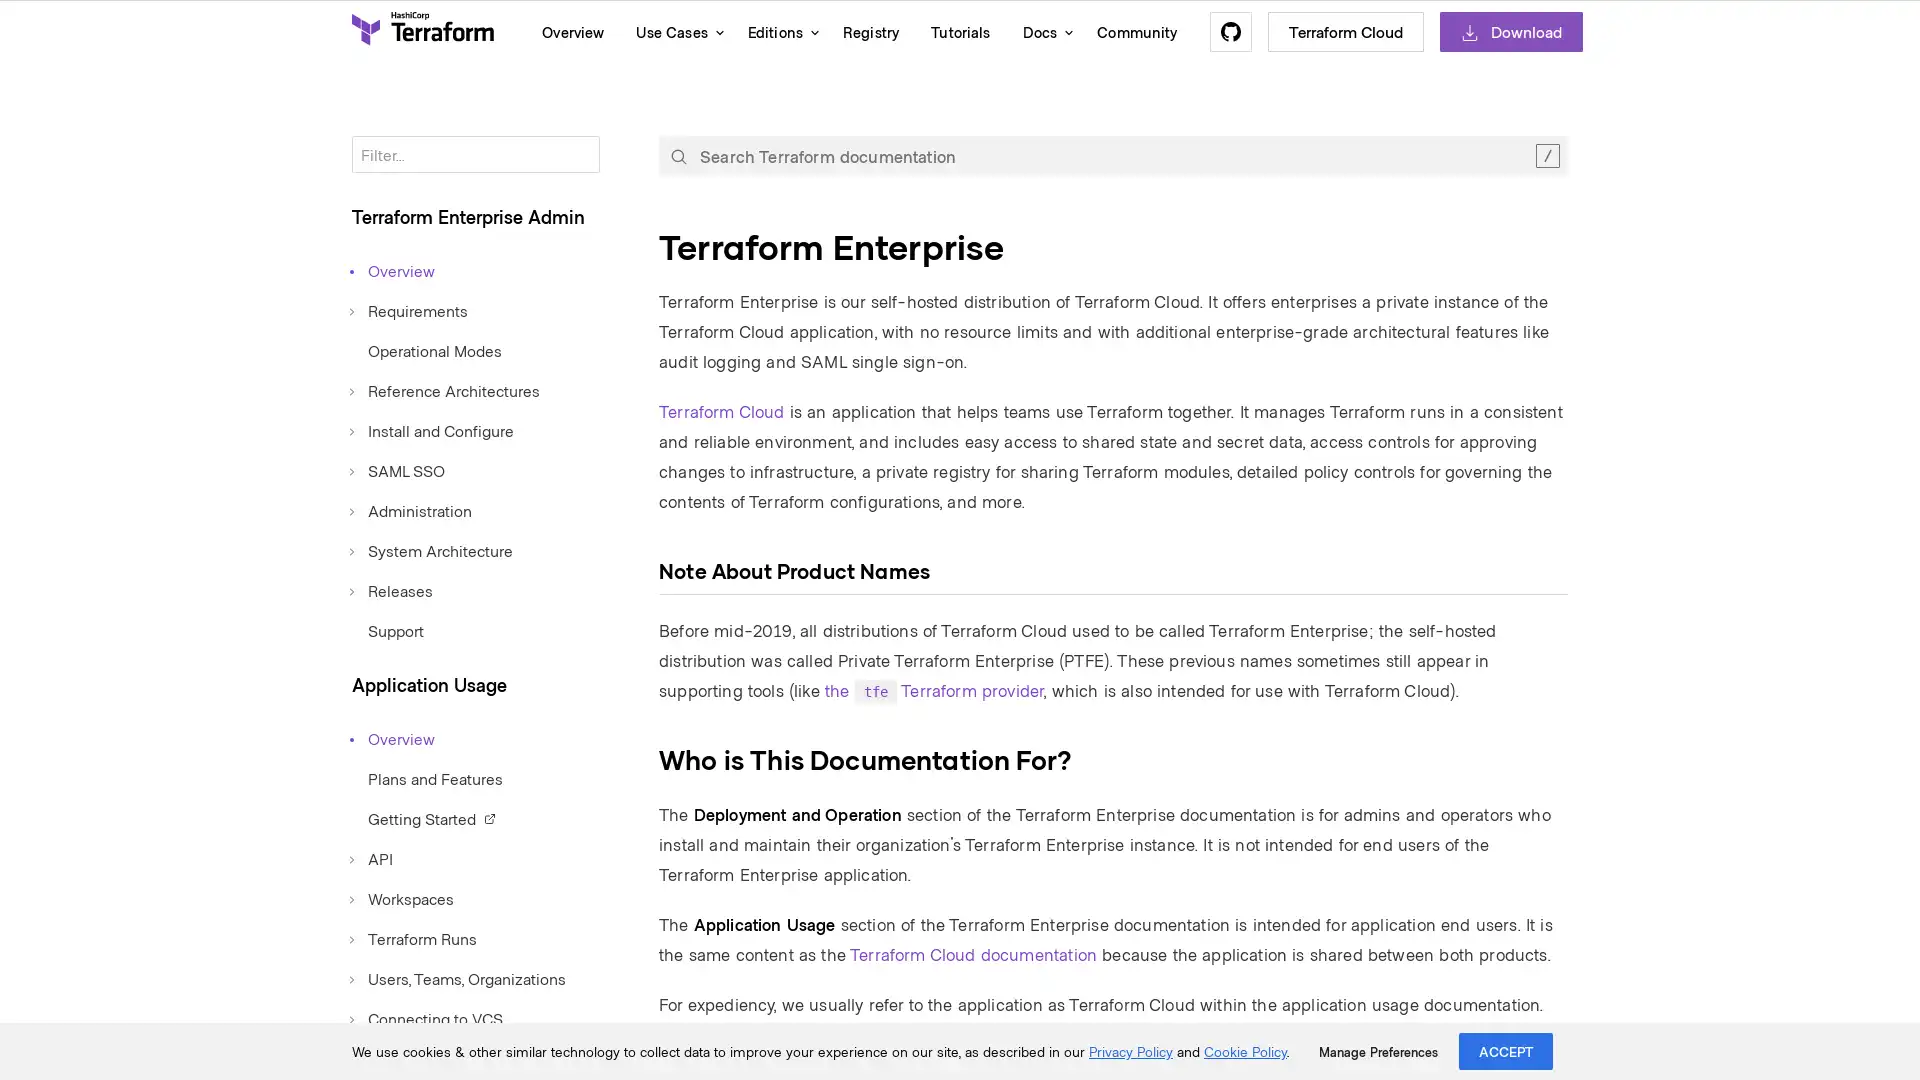 Image resolution: width=1920 pixels, height=1080 pixels. Describe the element at coordinates (372, 856) in the screenshot. I see `API` at that location.